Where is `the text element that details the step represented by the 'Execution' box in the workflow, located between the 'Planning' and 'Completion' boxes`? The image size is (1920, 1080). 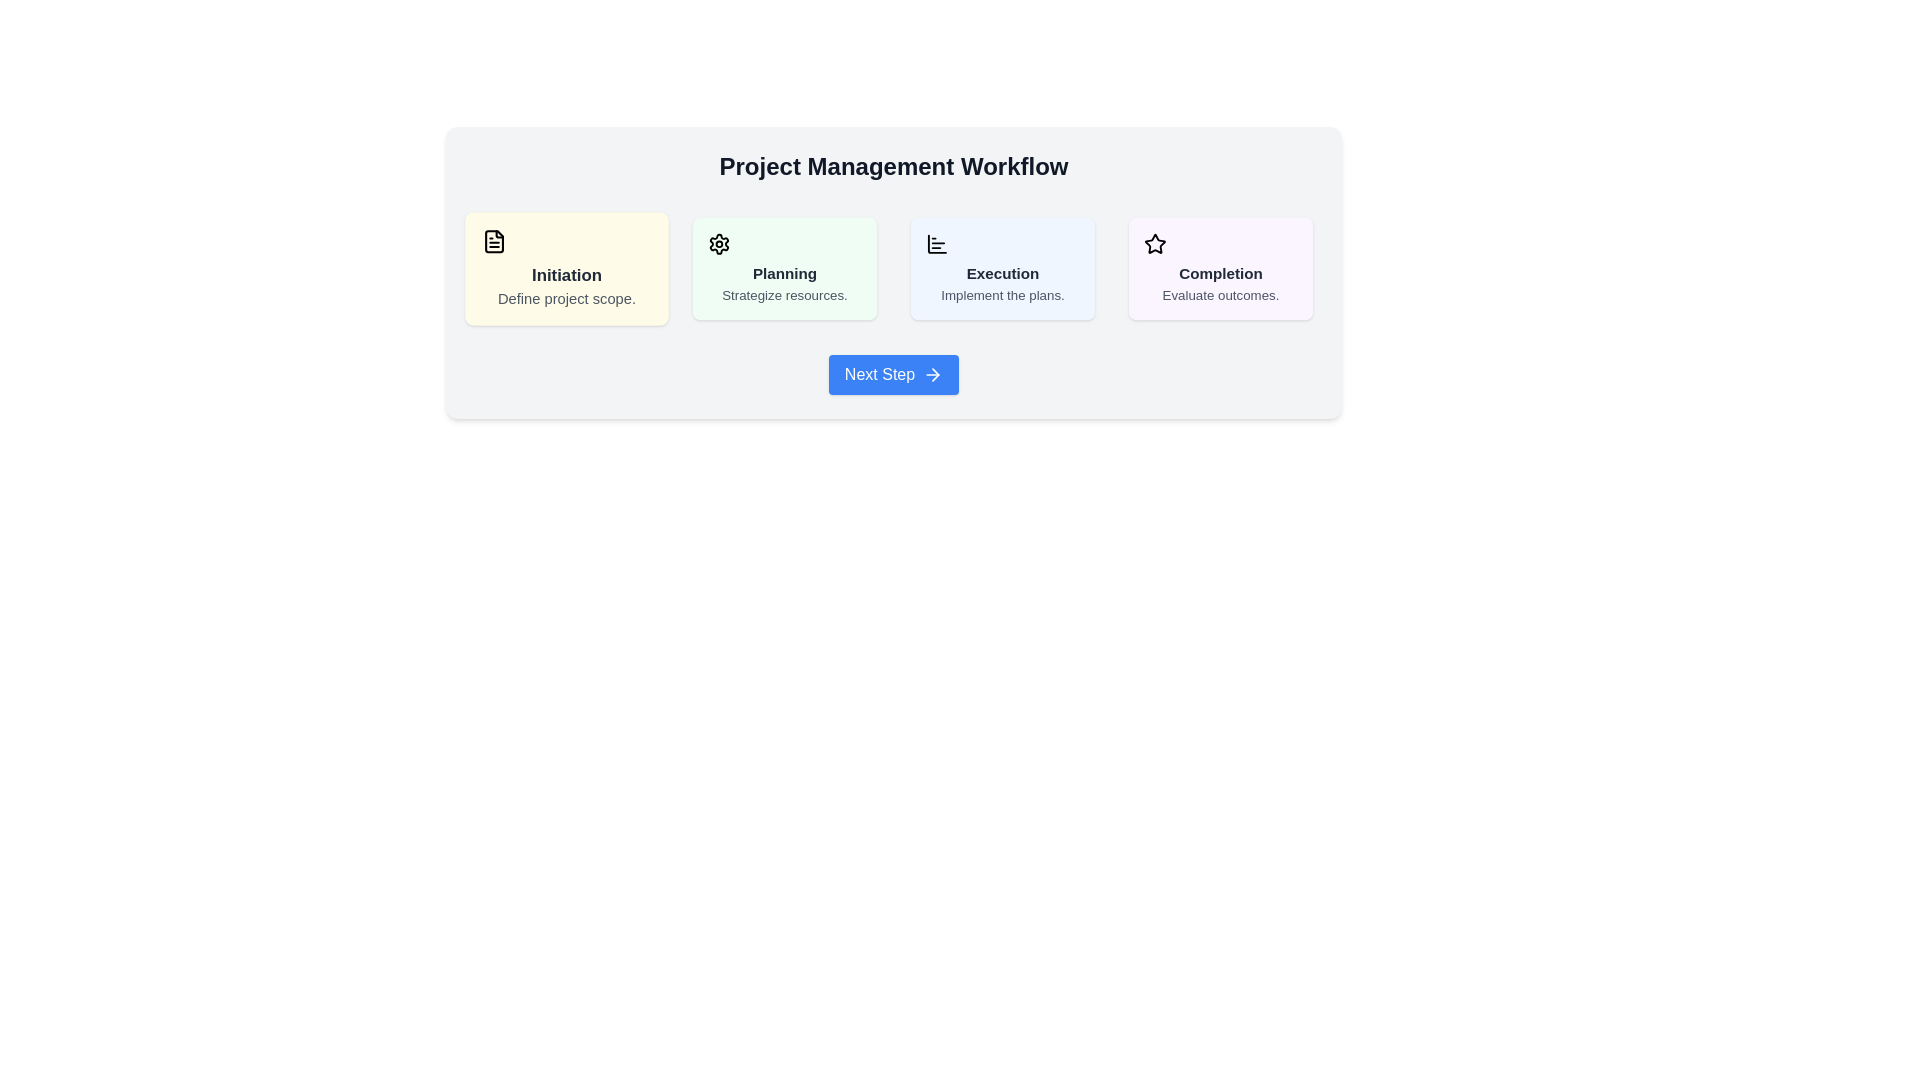
the text element that details the step represented by the 'Execution' box in the workflow, located between the 'Planning' and 'Completion' boxes is located at coordinates (1003, 294).